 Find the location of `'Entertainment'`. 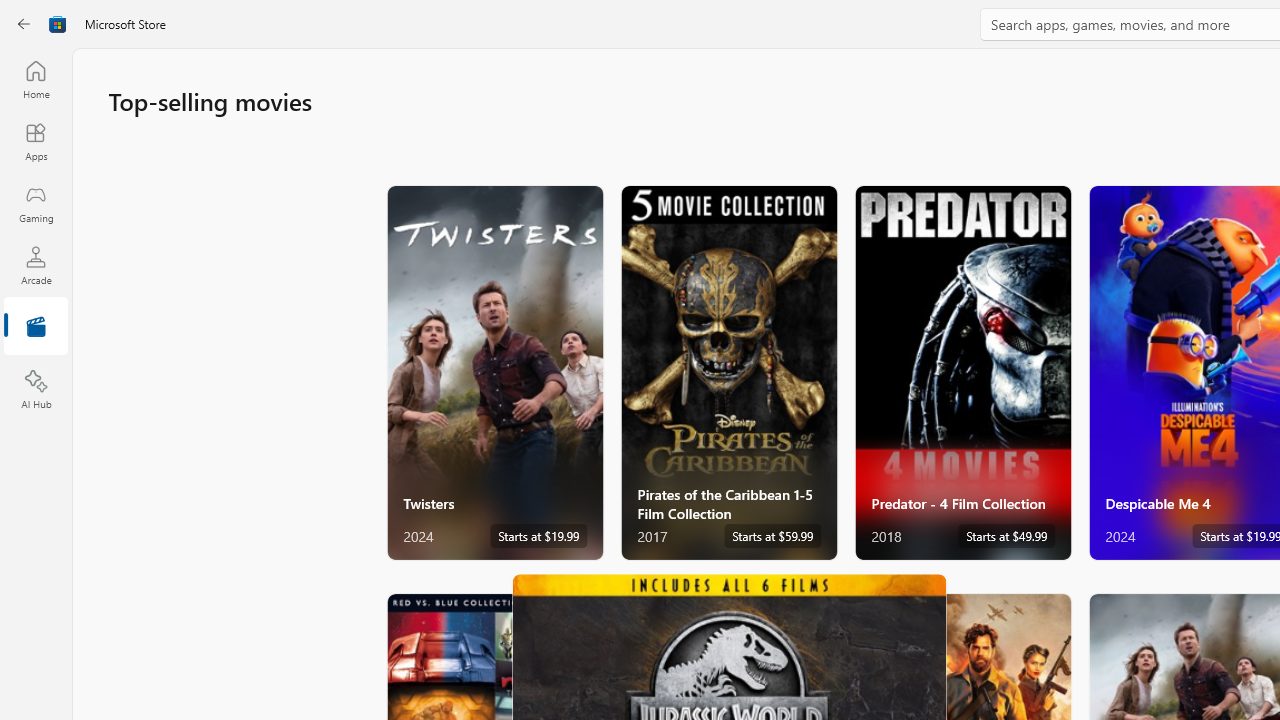

'Entertainment' is located at coordinates (35, 326).